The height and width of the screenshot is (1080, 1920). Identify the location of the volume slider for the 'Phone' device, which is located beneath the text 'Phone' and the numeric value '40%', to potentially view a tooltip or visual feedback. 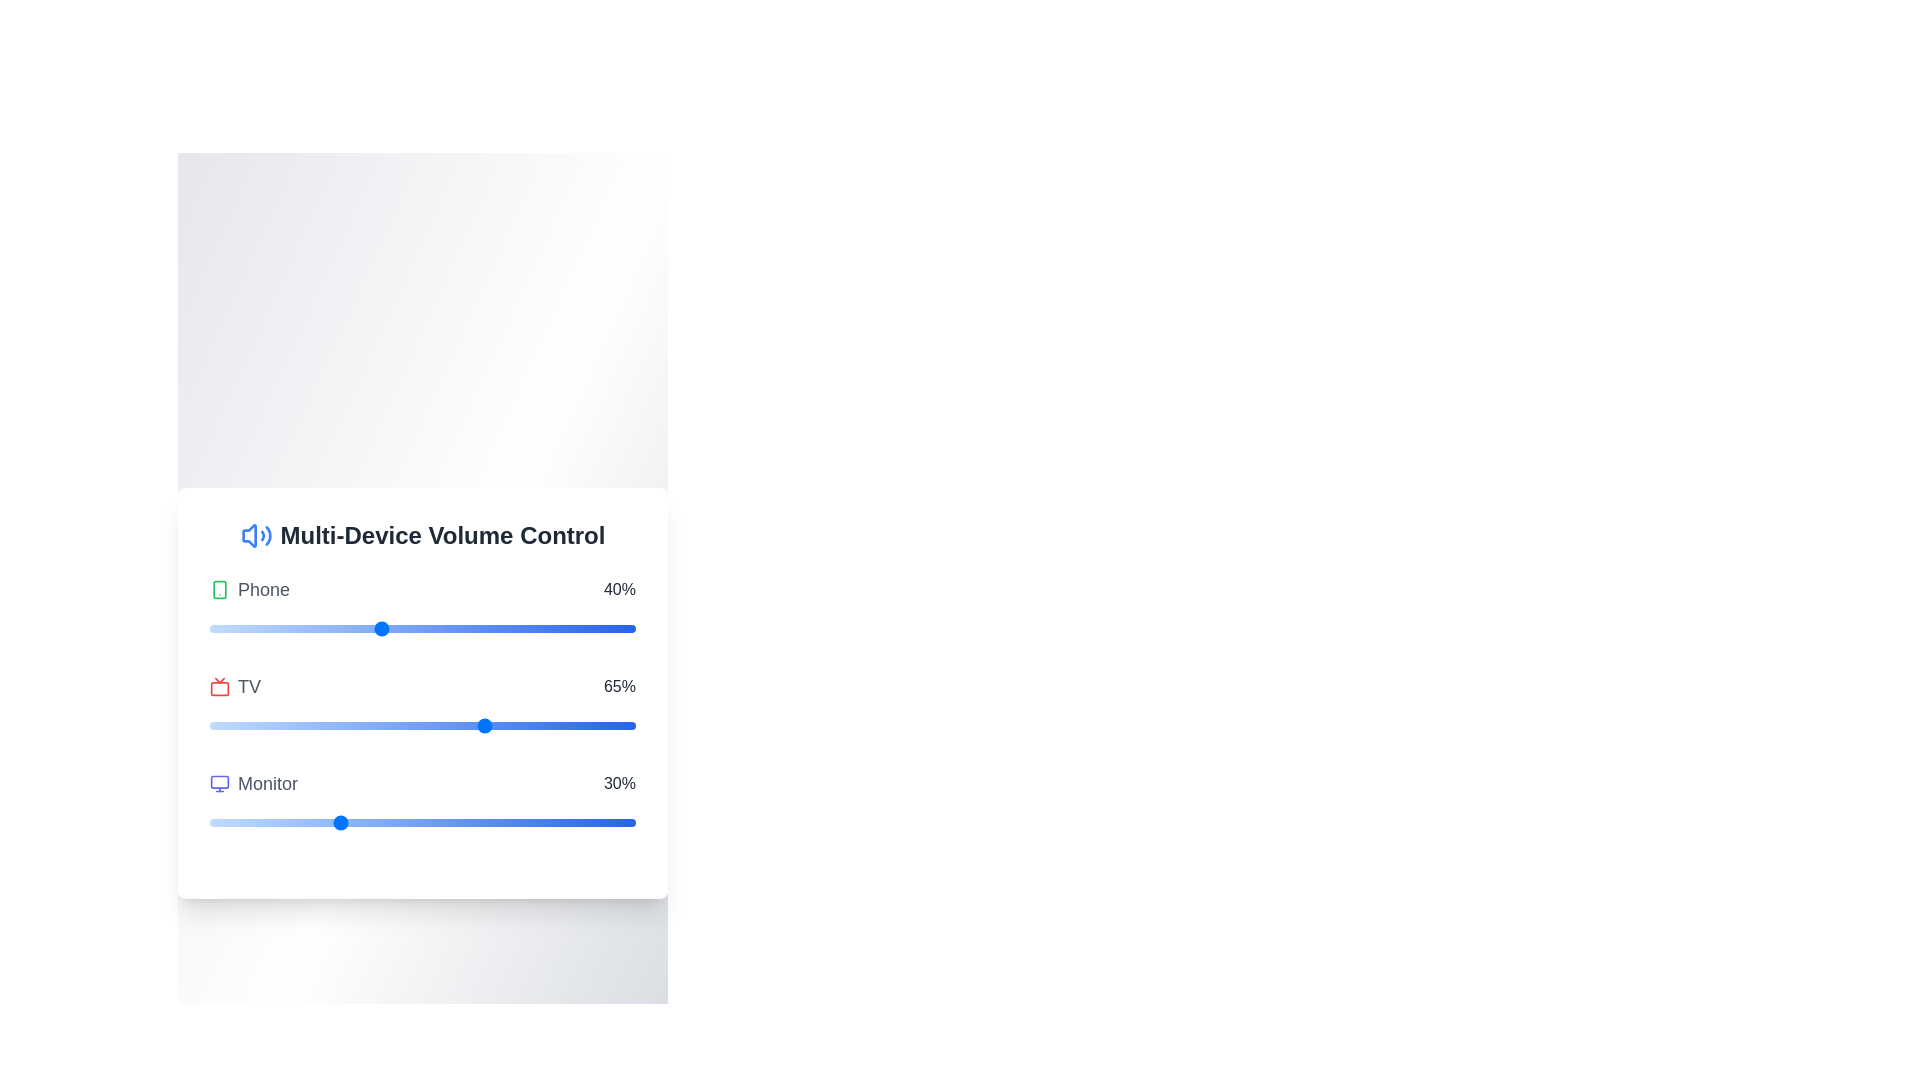
(421, 627).